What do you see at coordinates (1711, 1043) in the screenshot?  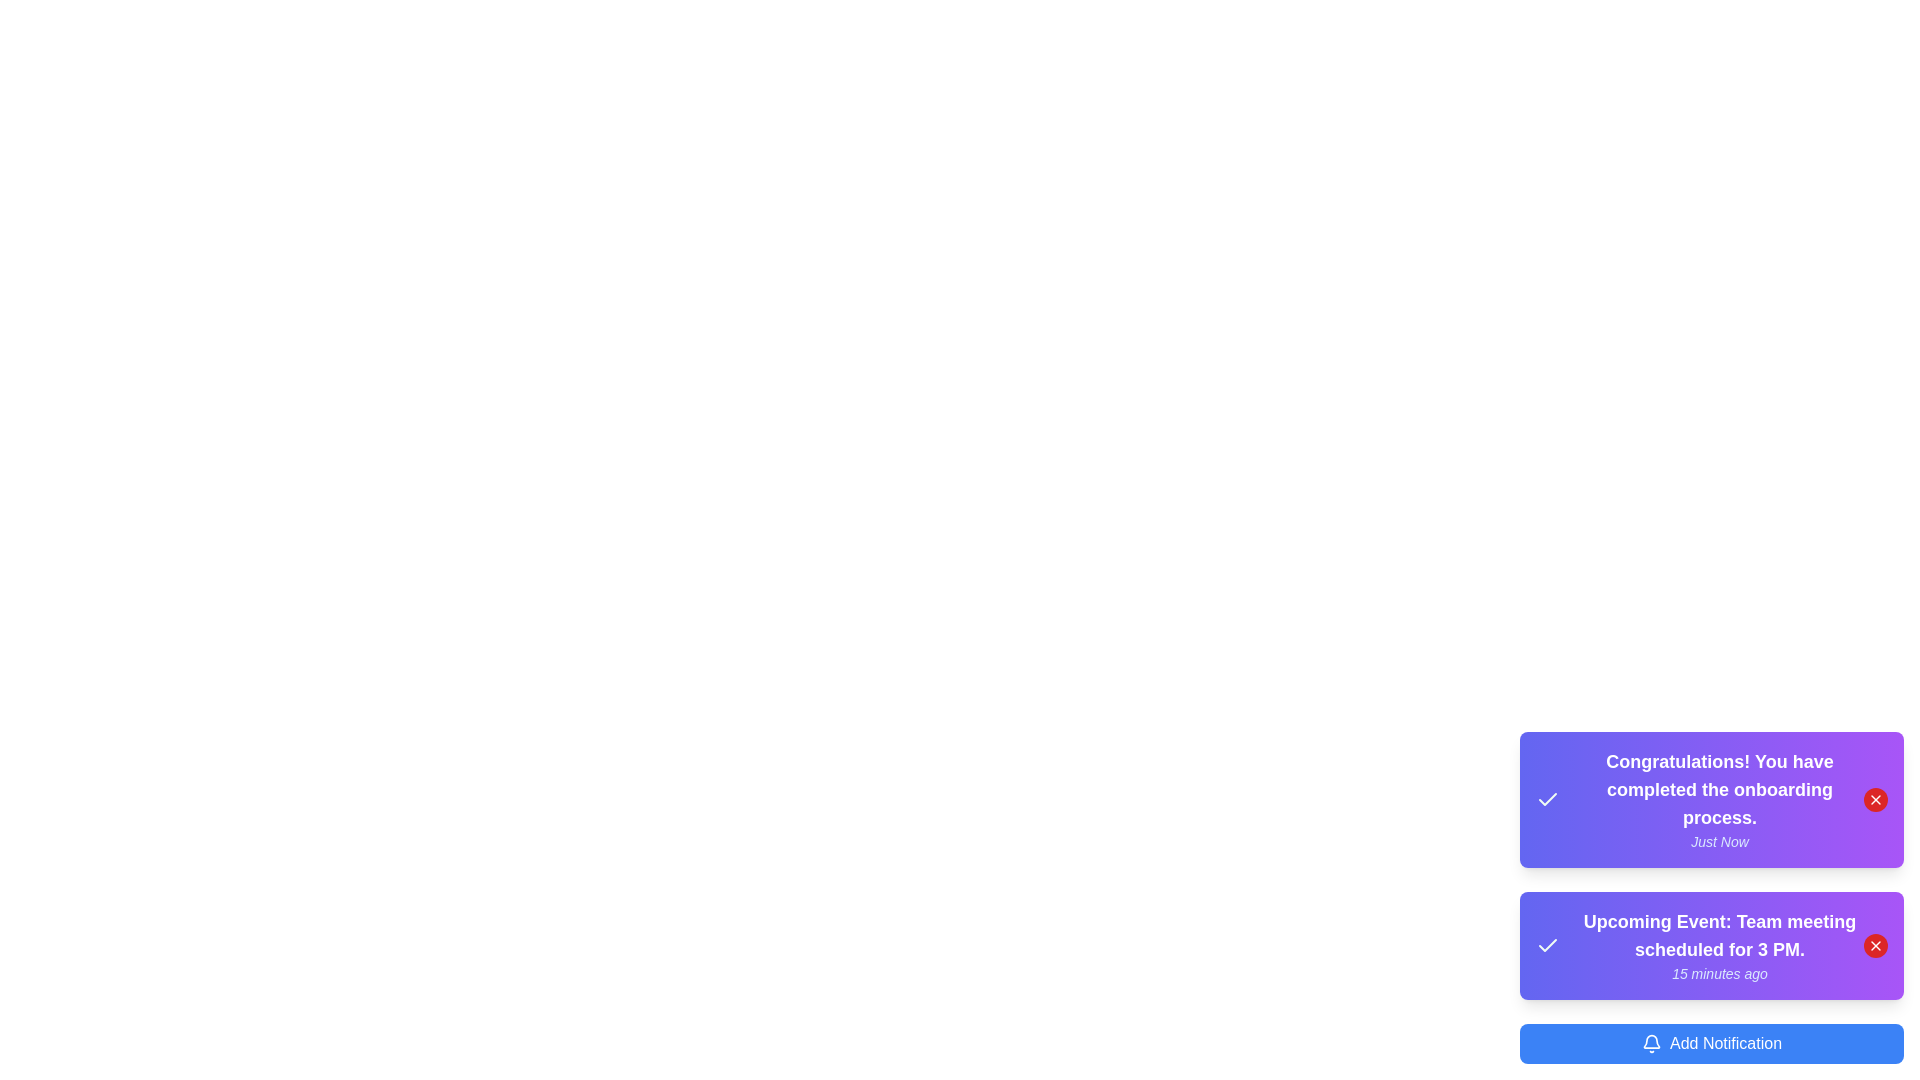 I see `the 'Add Notification' button to add a new notification` at bounding box center [1711, 1043].